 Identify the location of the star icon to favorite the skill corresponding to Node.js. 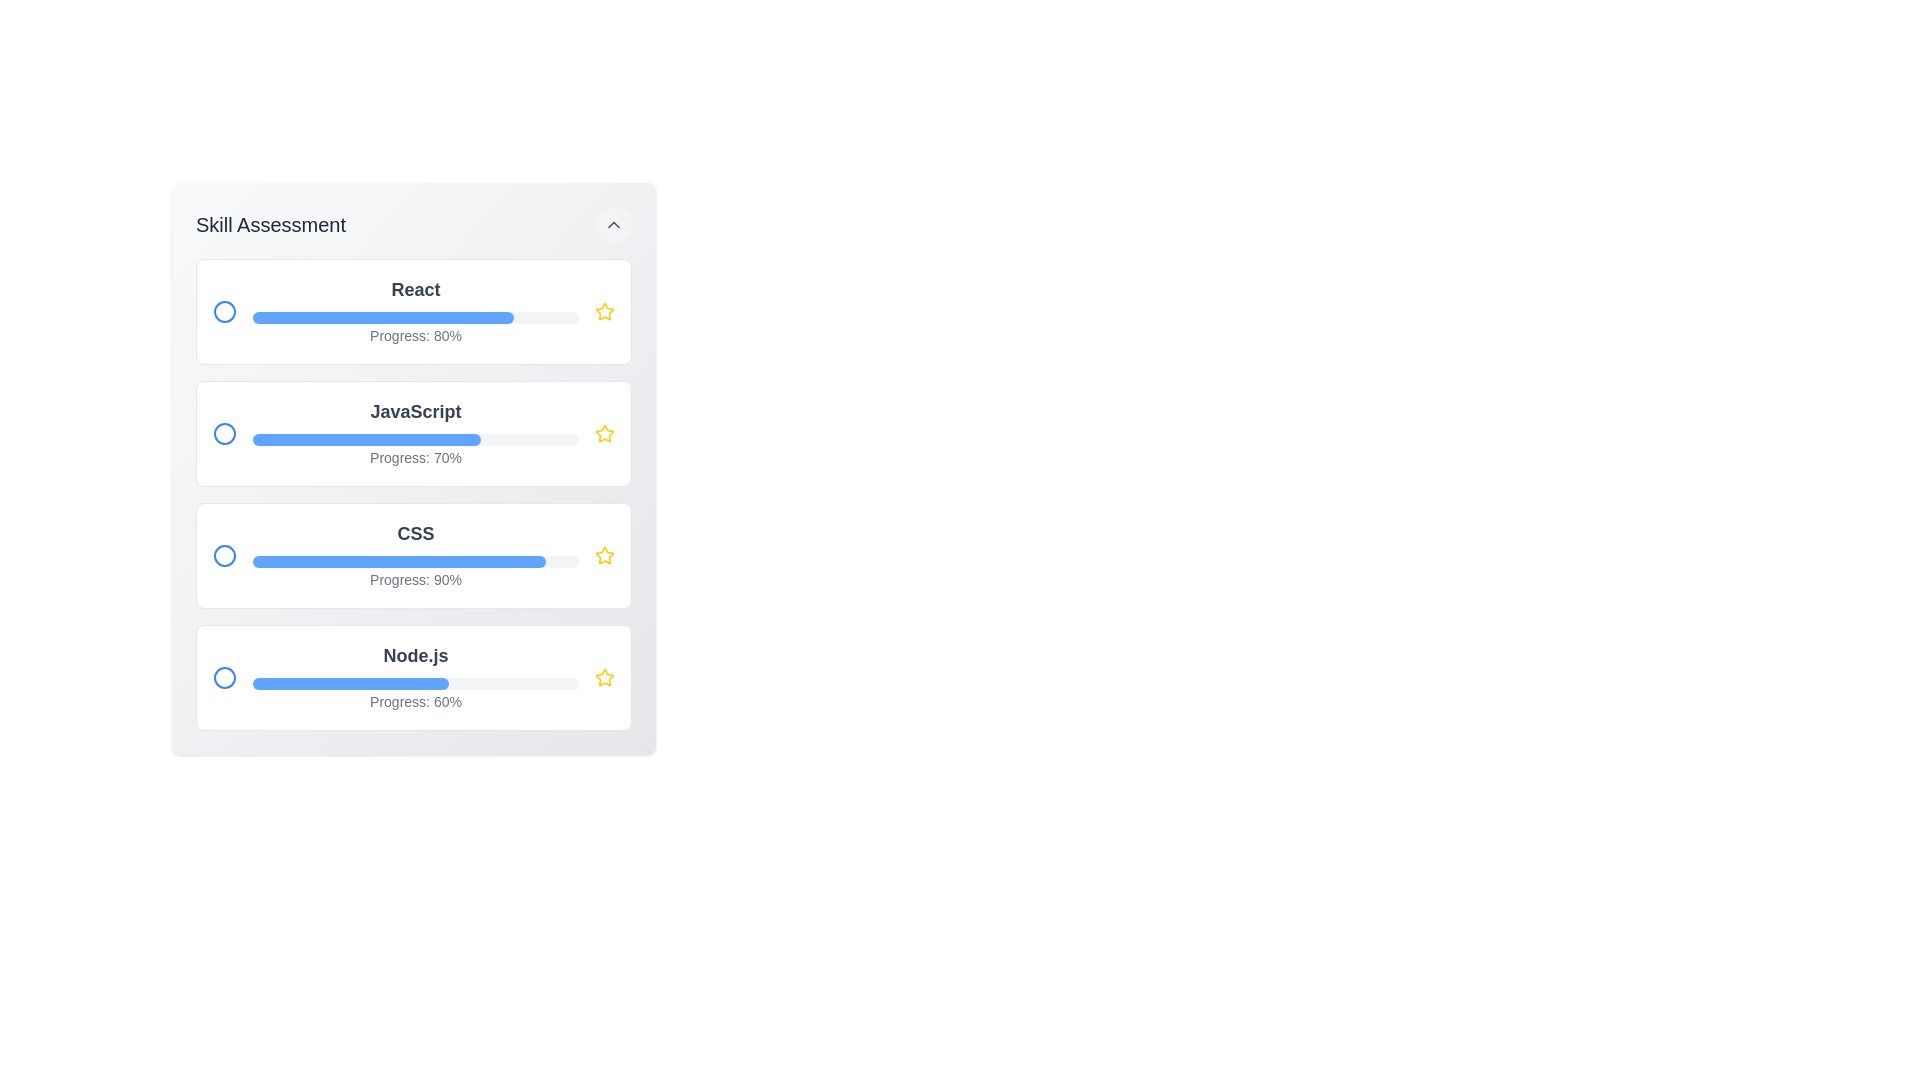
(603, 677).